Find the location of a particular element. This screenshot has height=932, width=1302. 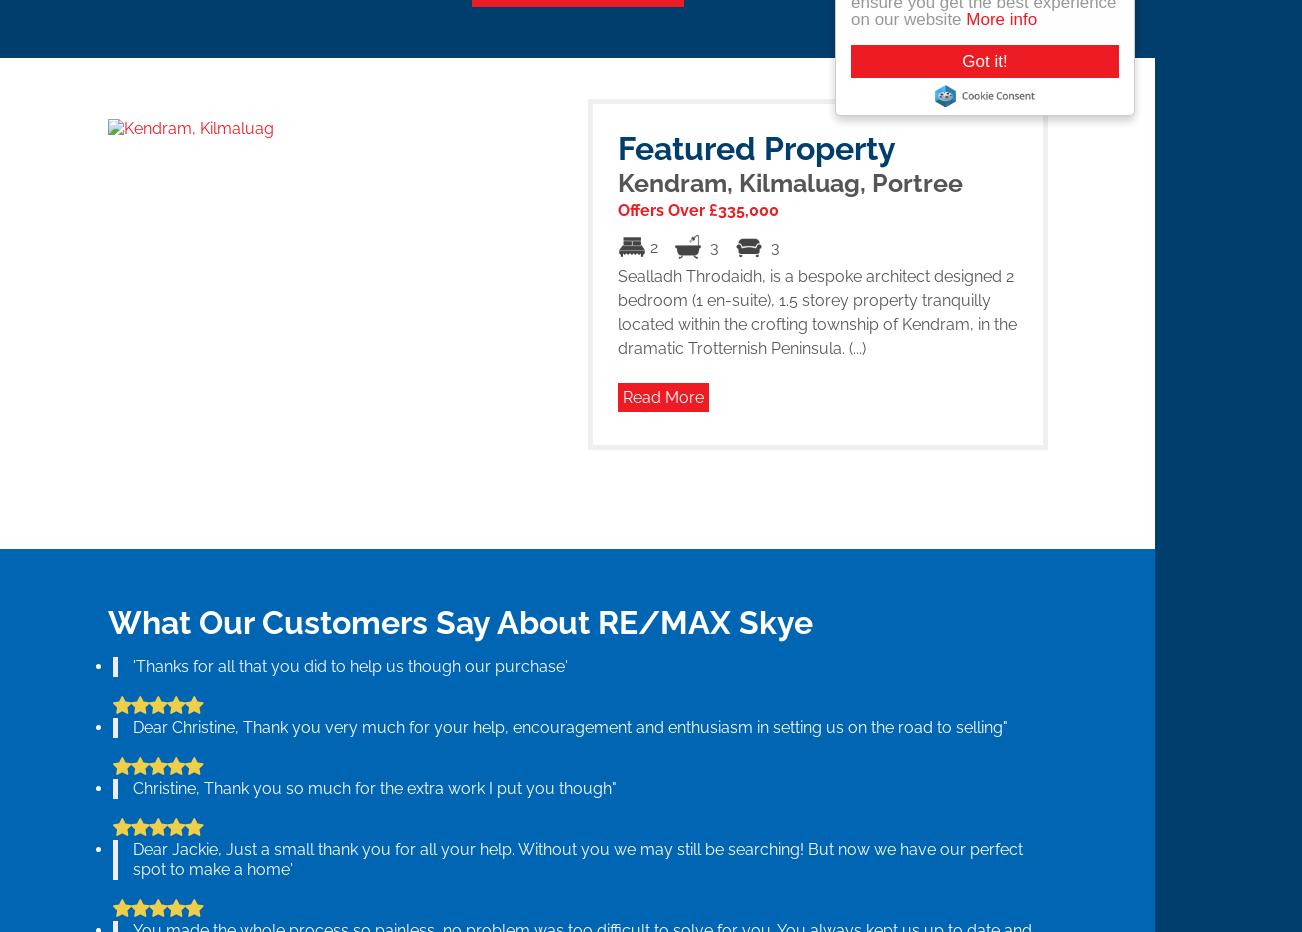

'Sealladh
Throdaidh, is a bespoke architect designed 2 bedroom (1 en-suite), 1.5 storey
property tranquilly located within the crofting township of Kendram, in the
dramatic Trotternish Peninsula. (...)' is located at coordinates (816, 311).